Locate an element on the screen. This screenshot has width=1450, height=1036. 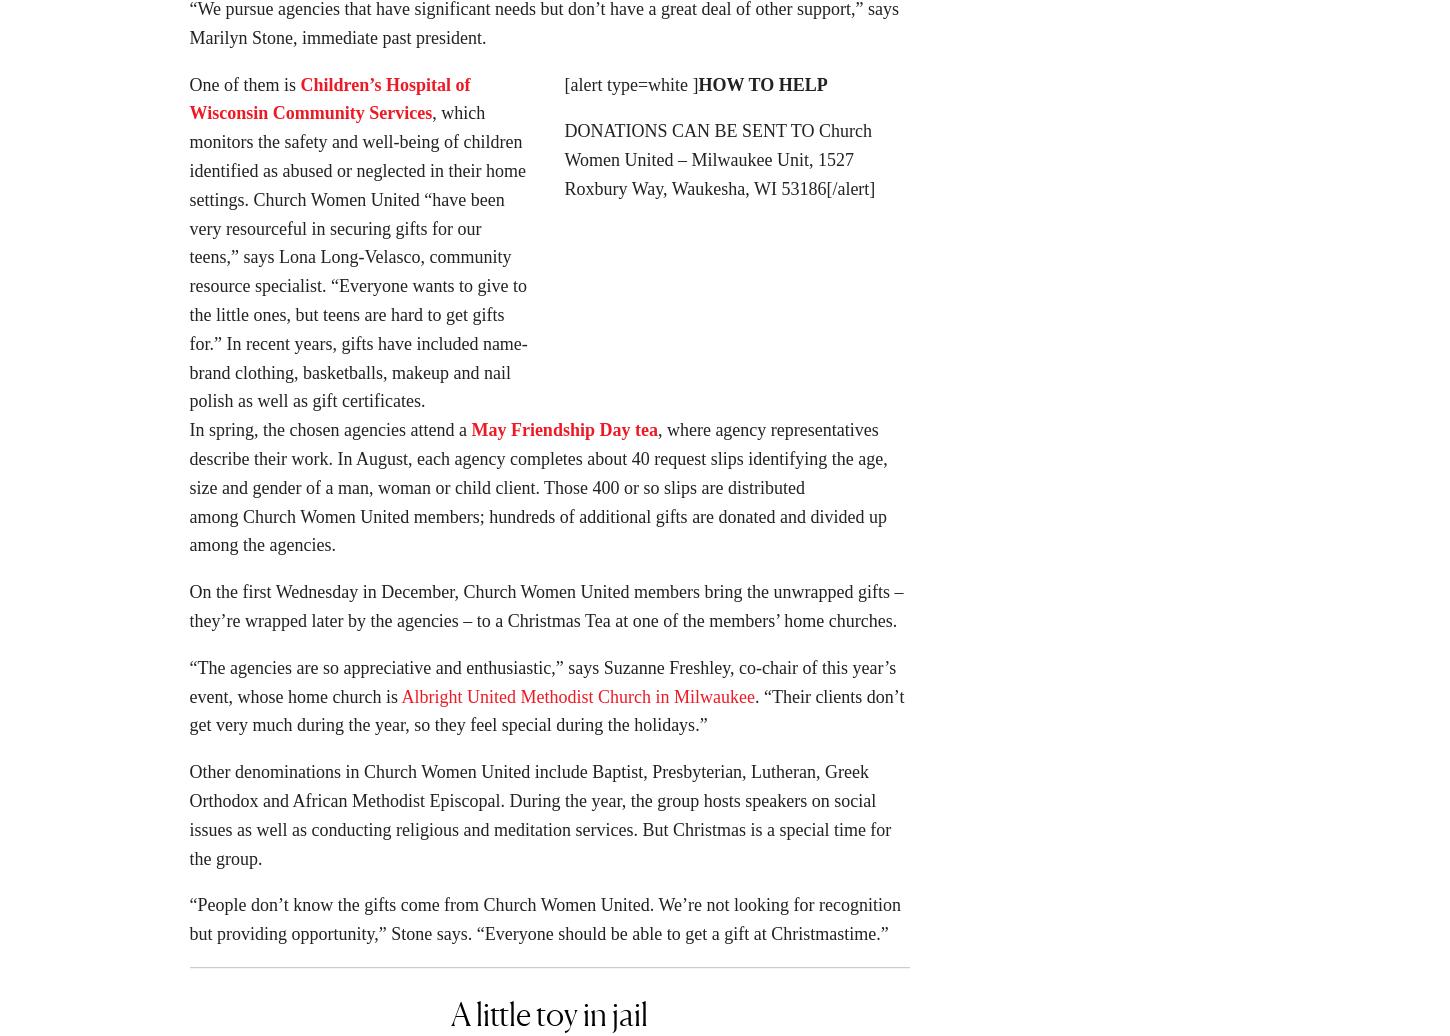
'May Friendship Day tea' is located at coordinates (564, 435).